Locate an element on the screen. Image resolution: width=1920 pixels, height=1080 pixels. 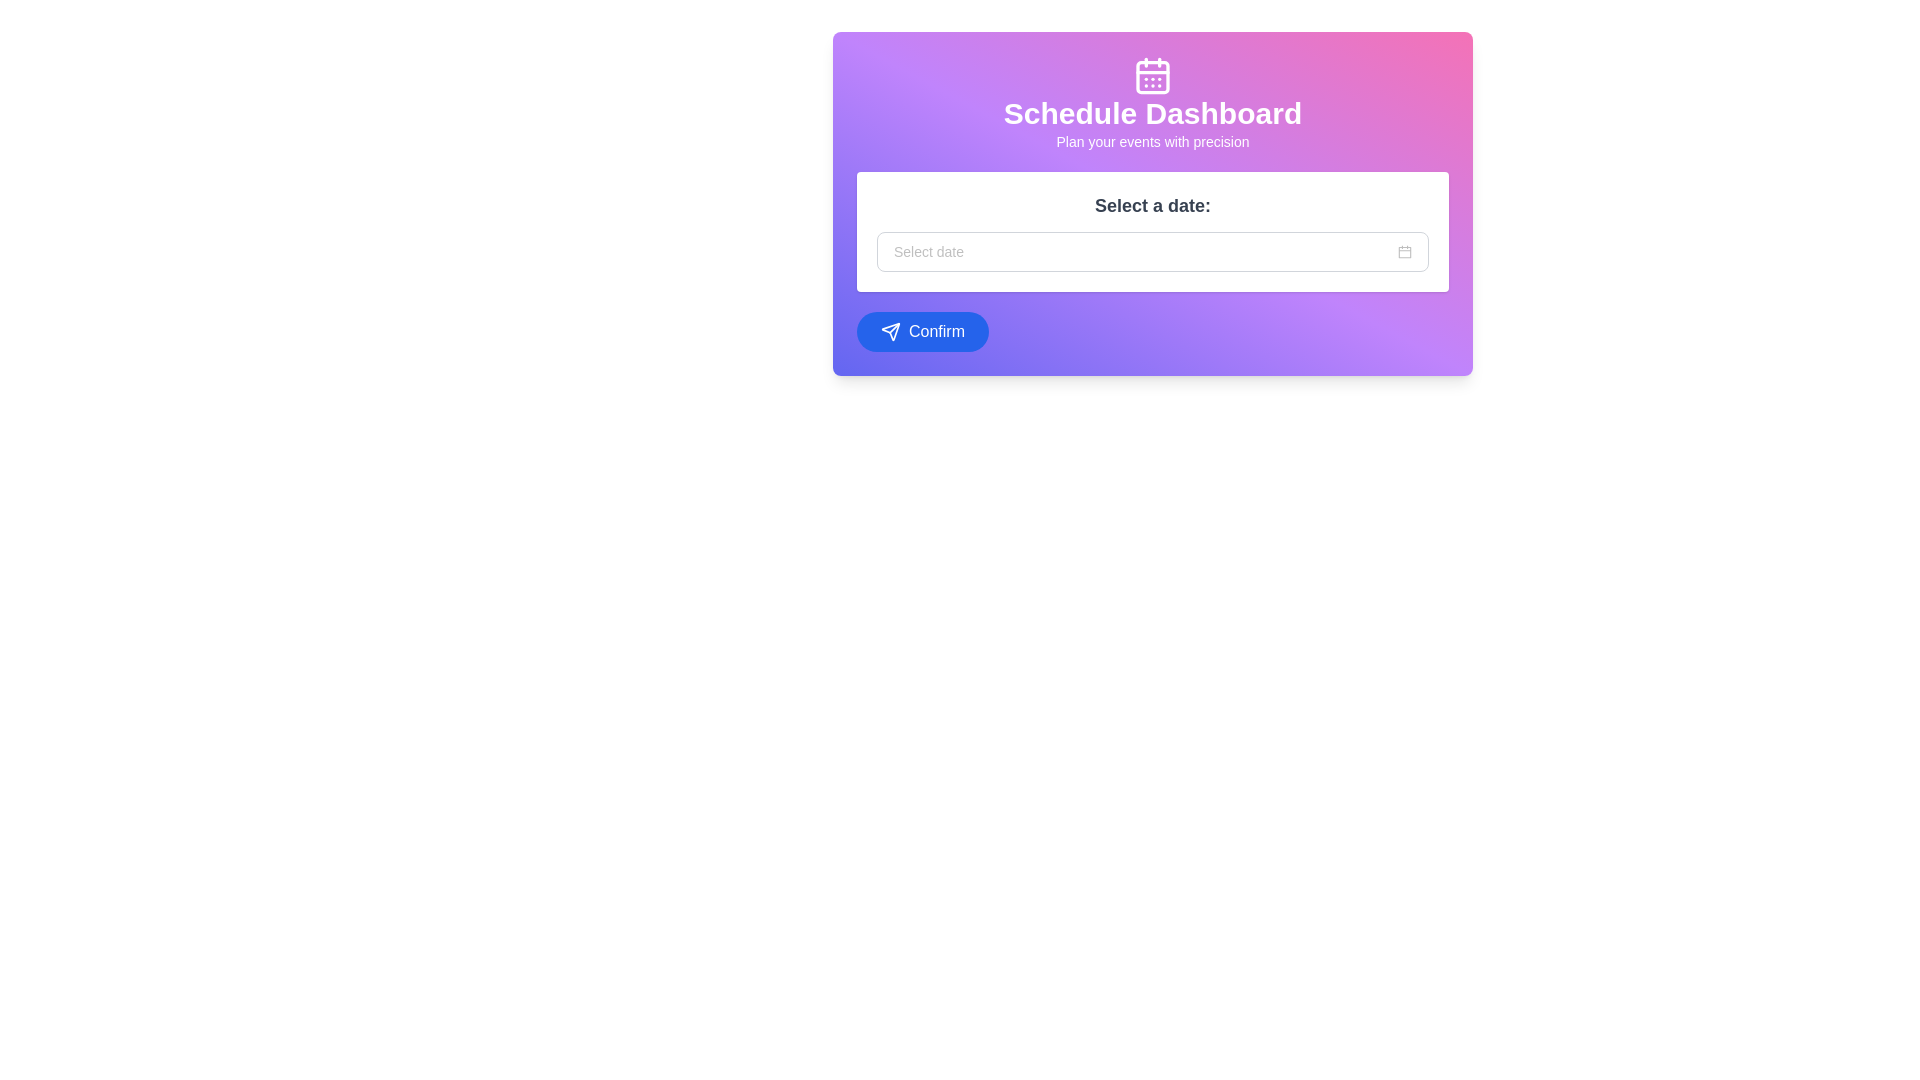
the date-picker input box labeled 'Select a date:' is located at coordinates (1152, 230).